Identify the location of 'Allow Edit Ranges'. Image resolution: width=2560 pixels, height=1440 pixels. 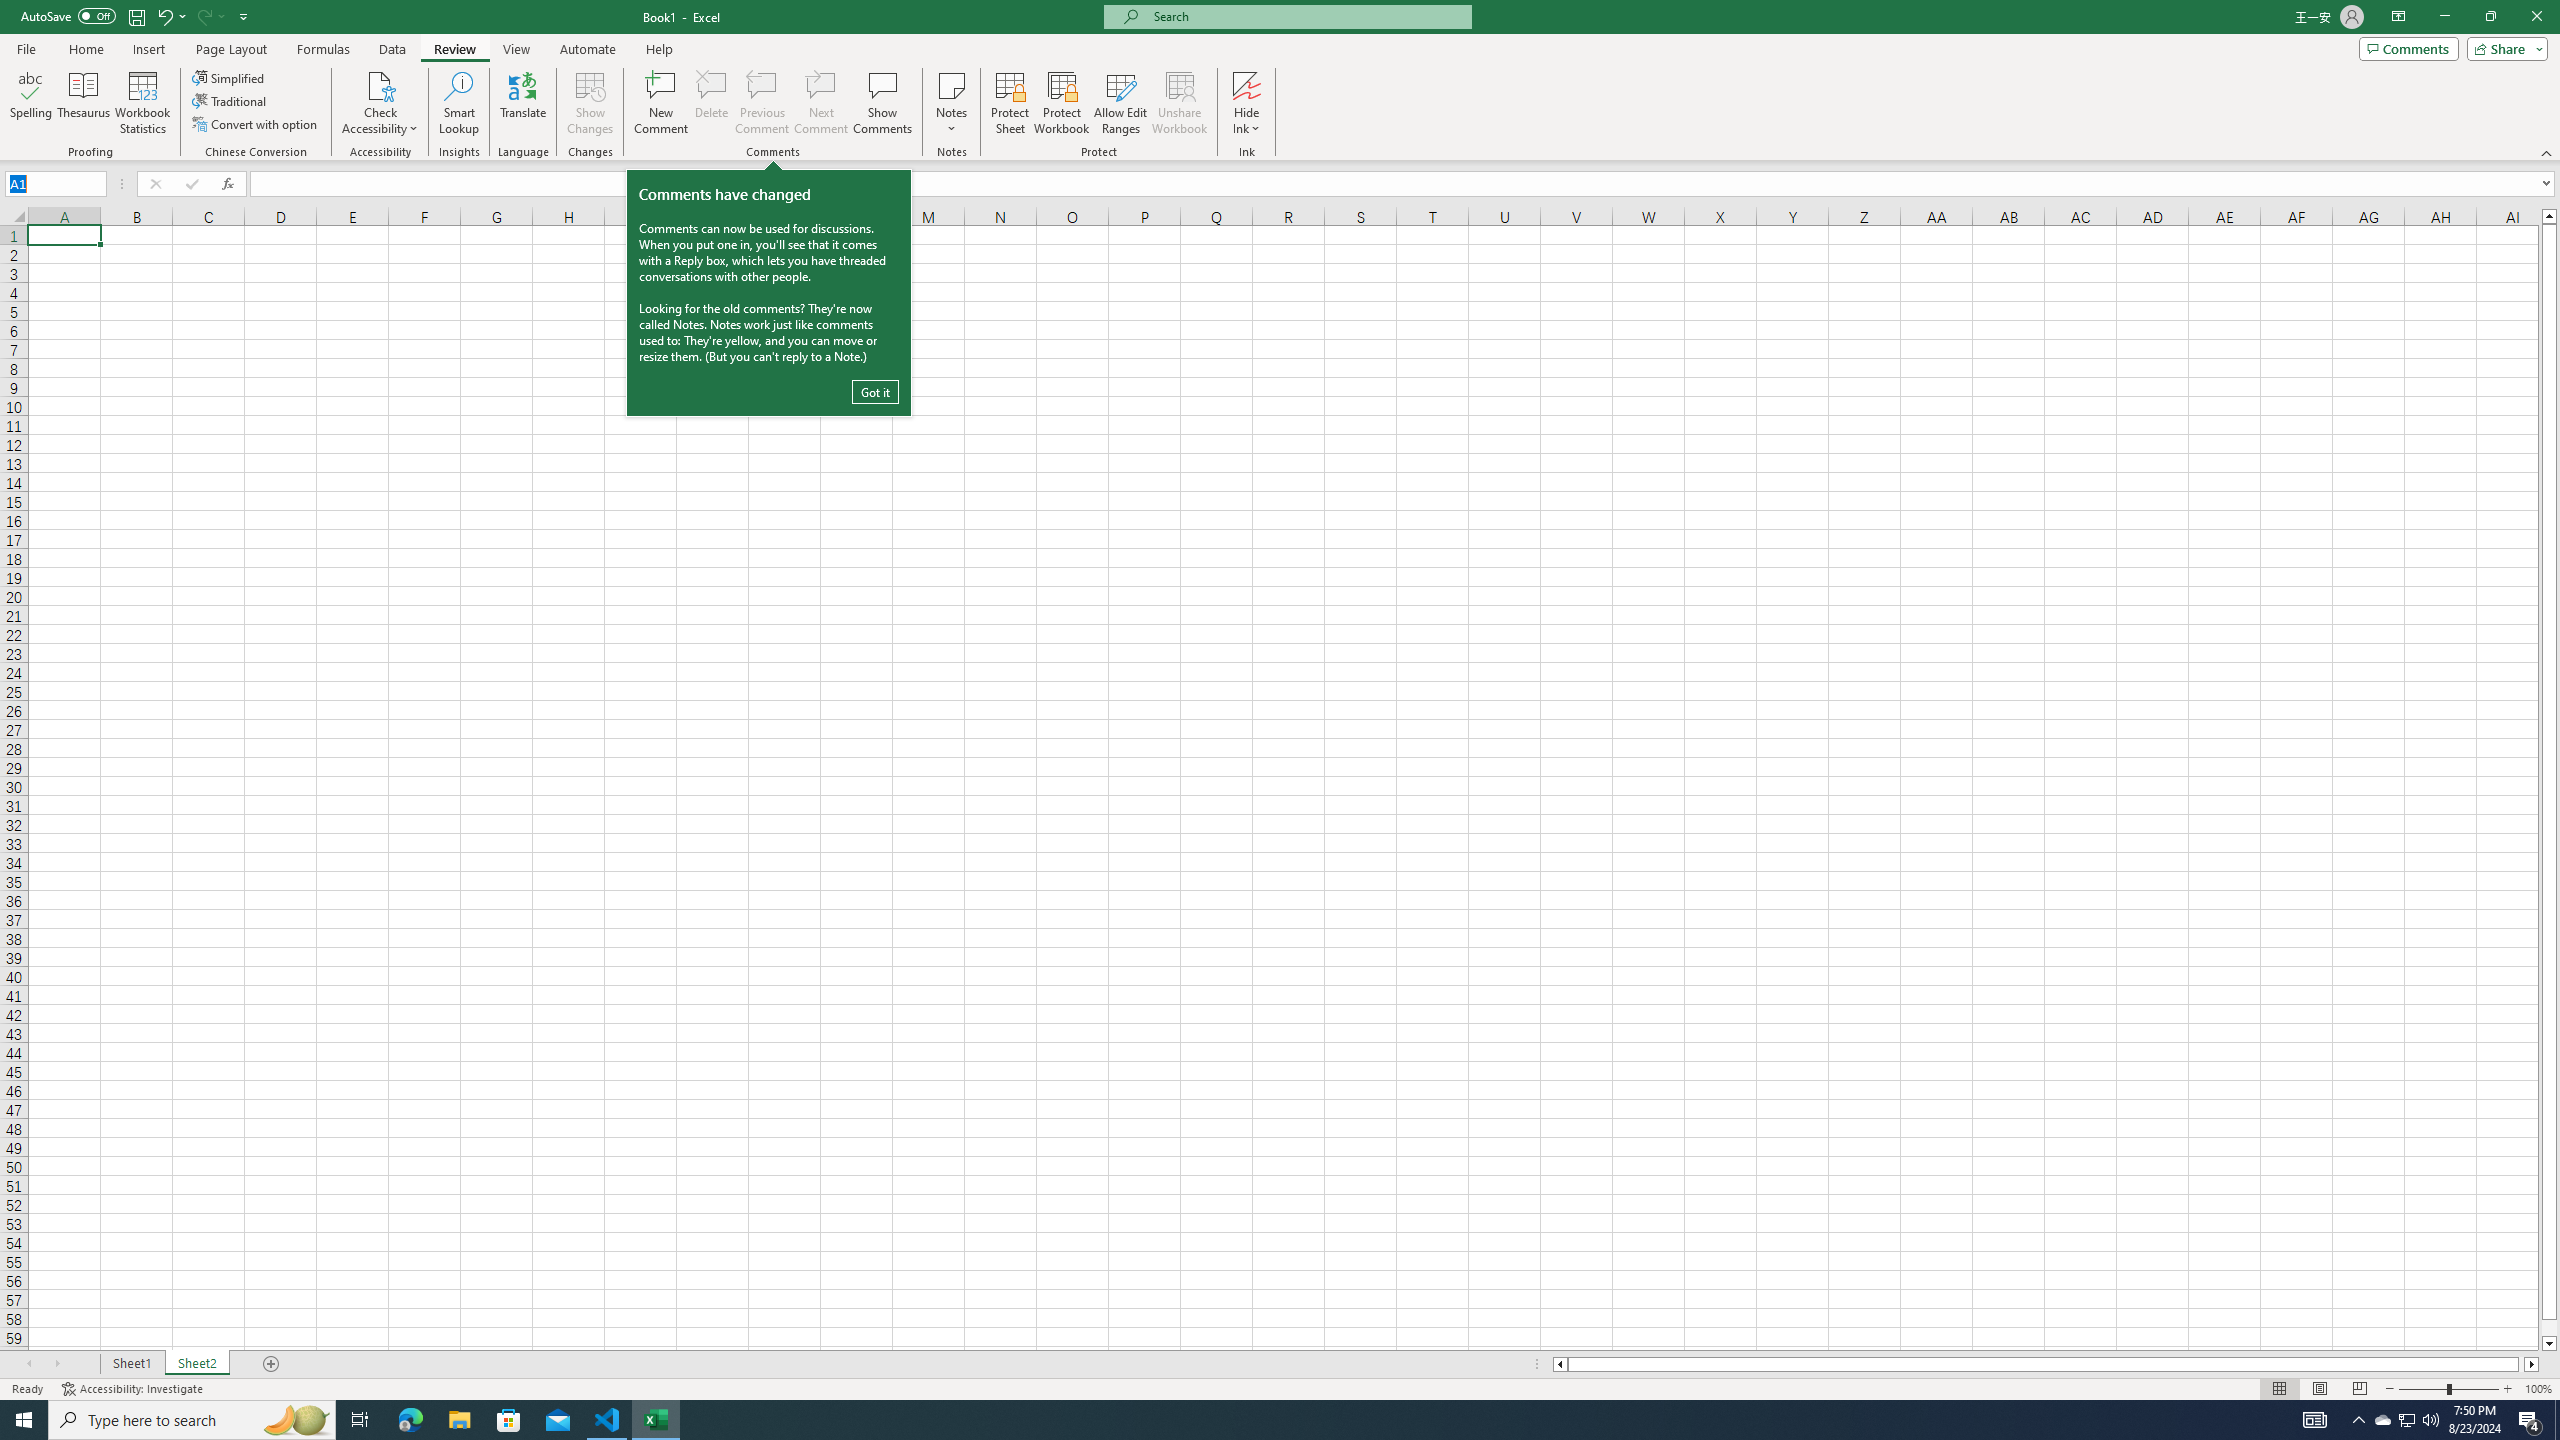
(1121, 103).